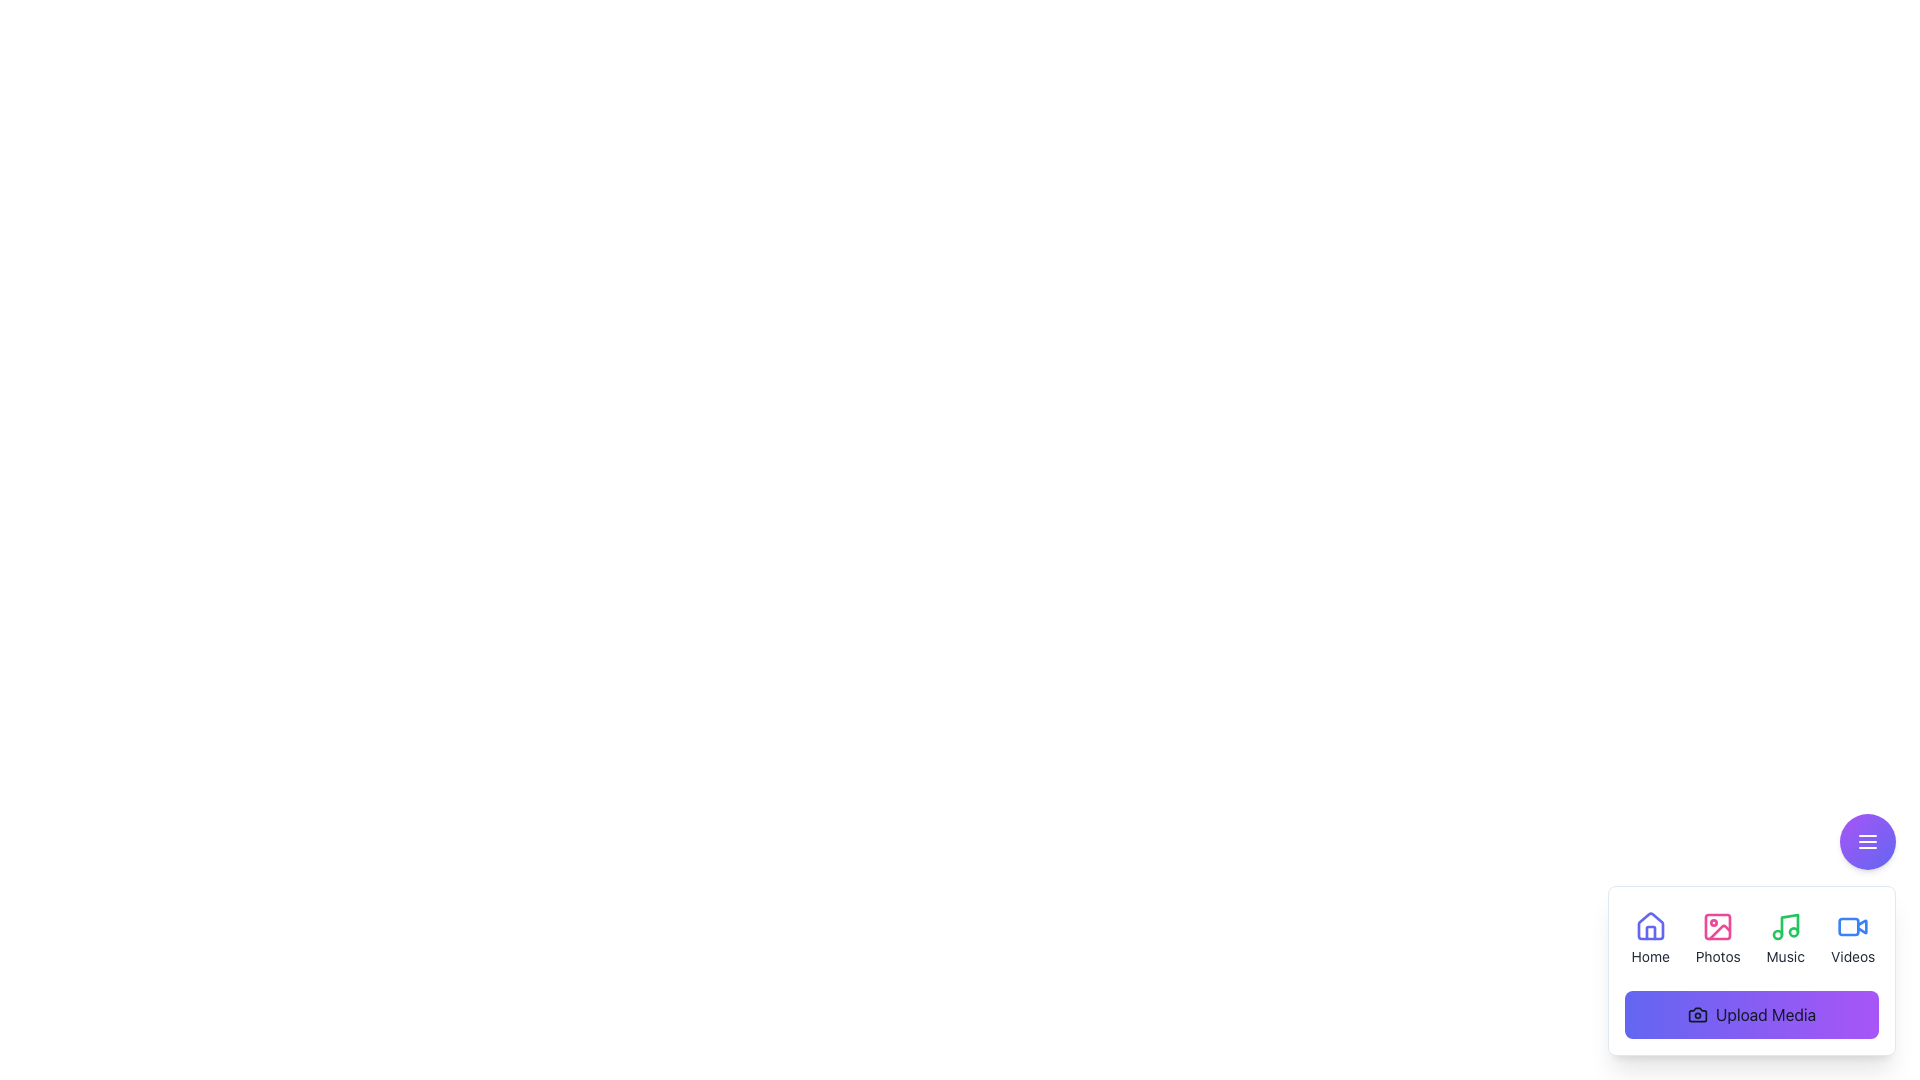 This screenshot has height=1080, width=1920. I want to click on the pink rounded rectangle icon located in the lower right corner of the interface, which is part of the SVG image icon and positioned to the right of the 'Photos' tab, so click(1717, 926).